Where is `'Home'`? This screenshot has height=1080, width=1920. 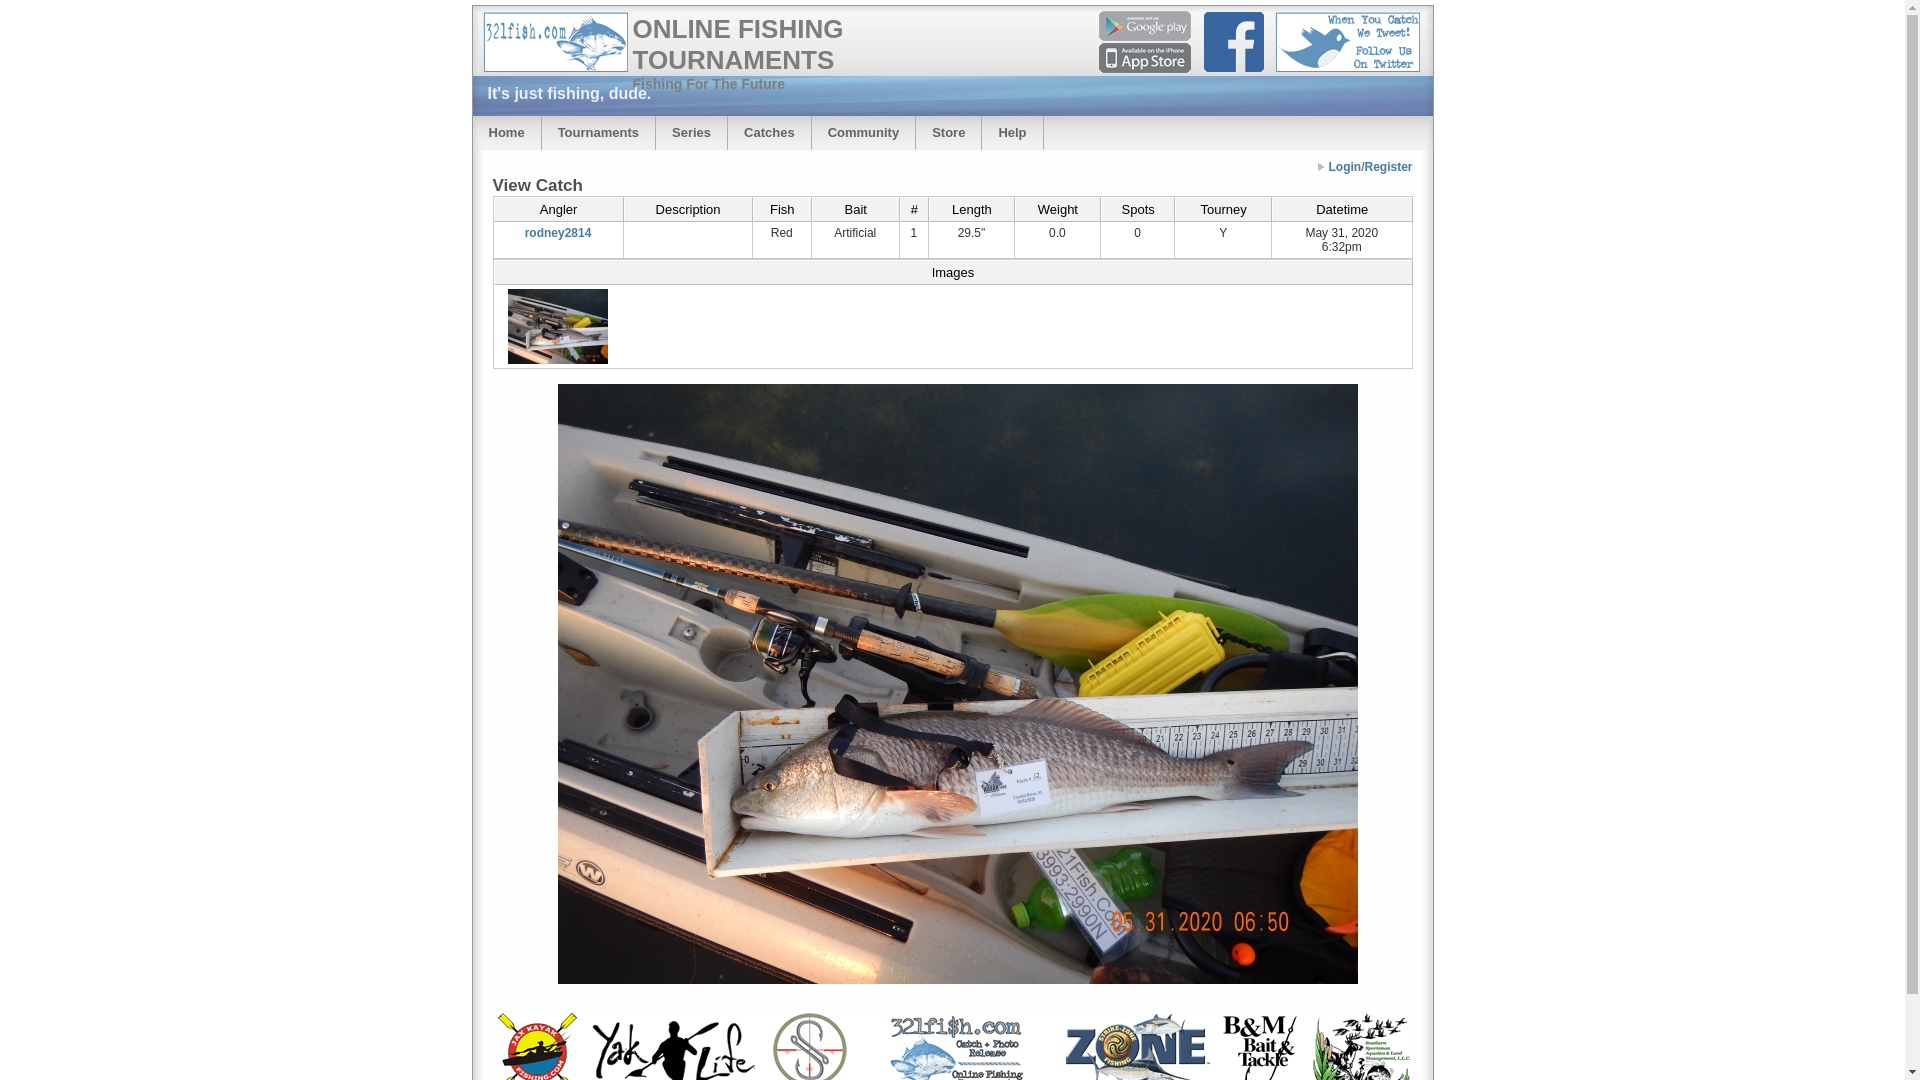
'Home' is located at coordinates (470, 132).